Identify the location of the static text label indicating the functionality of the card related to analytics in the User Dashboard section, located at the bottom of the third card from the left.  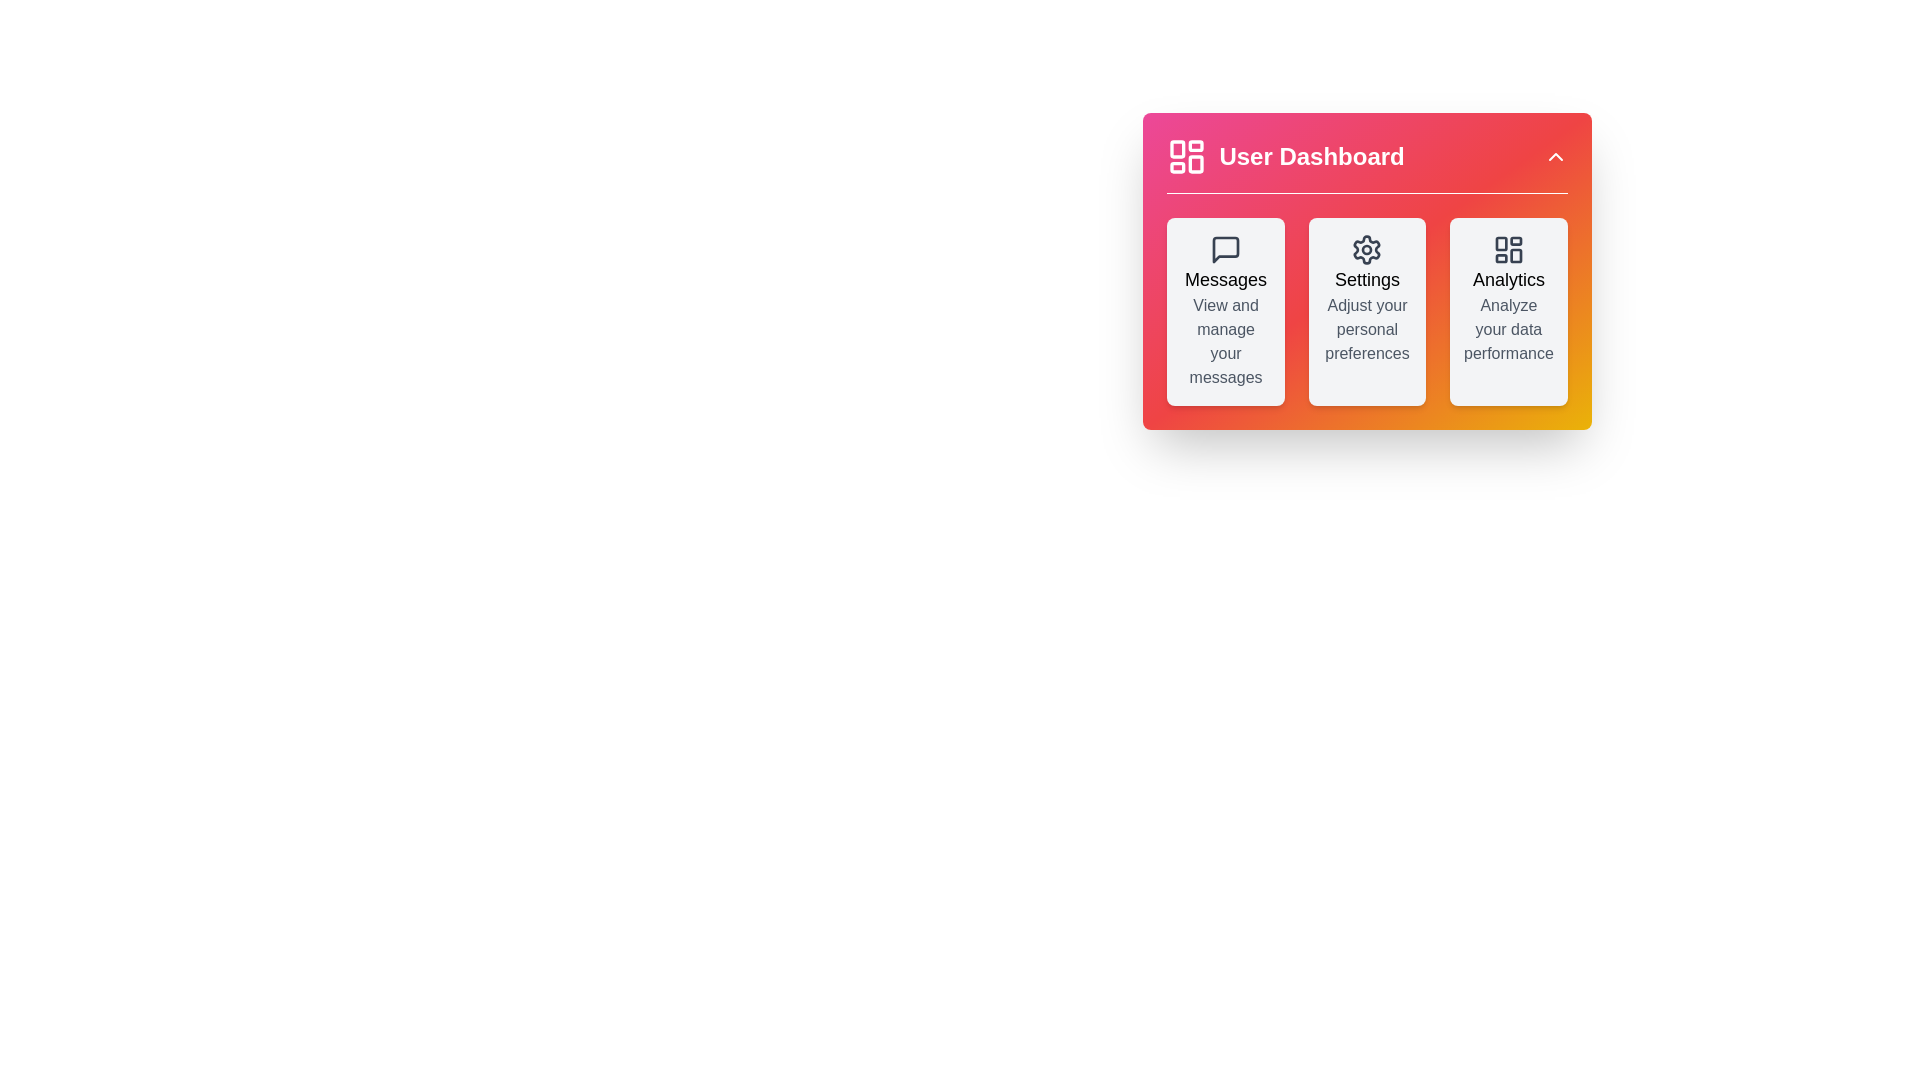
(1508, 280).